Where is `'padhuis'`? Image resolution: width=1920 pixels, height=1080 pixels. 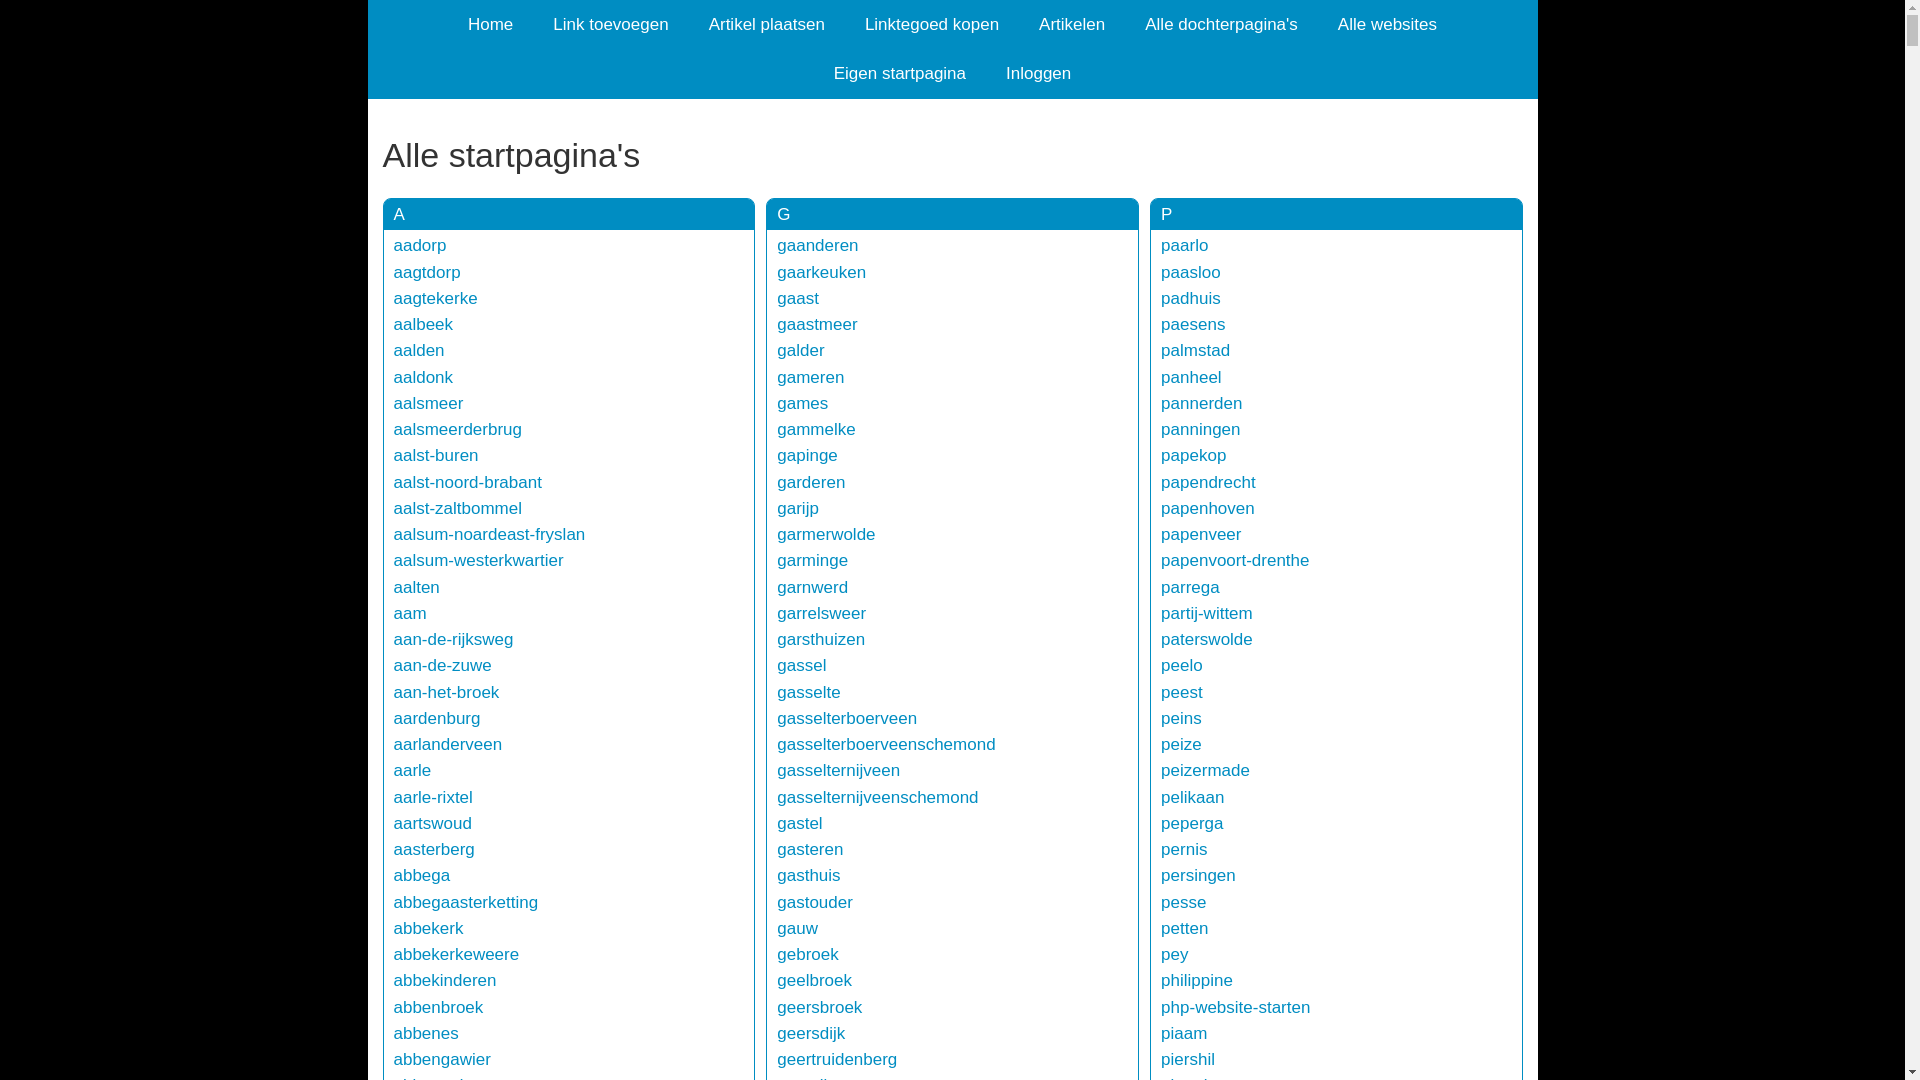 'padhuis' is located at coordinates (1190, 298).